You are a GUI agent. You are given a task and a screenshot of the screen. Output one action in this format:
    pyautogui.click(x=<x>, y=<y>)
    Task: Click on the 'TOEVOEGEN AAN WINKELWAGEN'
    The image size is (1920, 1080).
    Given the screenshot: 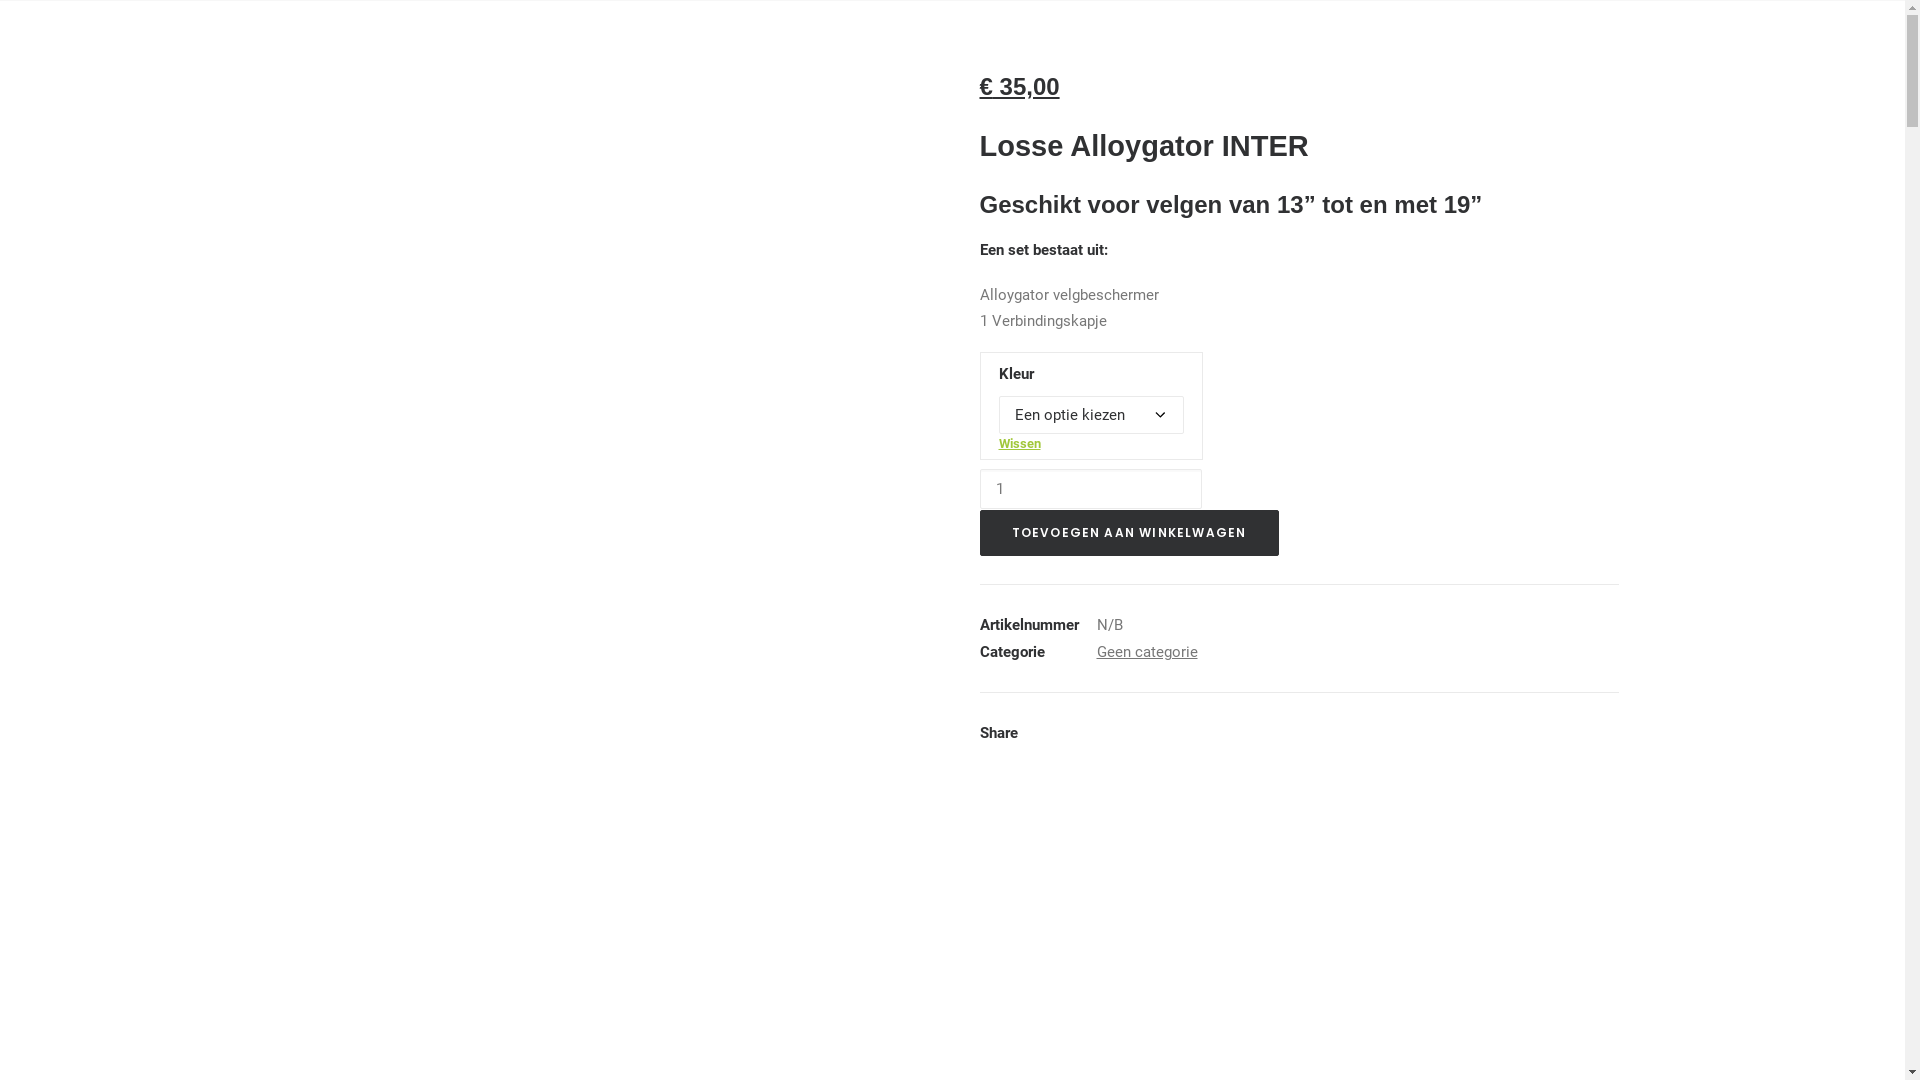 What is the action you would take?
    pyautogui.click(x=1129, y=531)
    